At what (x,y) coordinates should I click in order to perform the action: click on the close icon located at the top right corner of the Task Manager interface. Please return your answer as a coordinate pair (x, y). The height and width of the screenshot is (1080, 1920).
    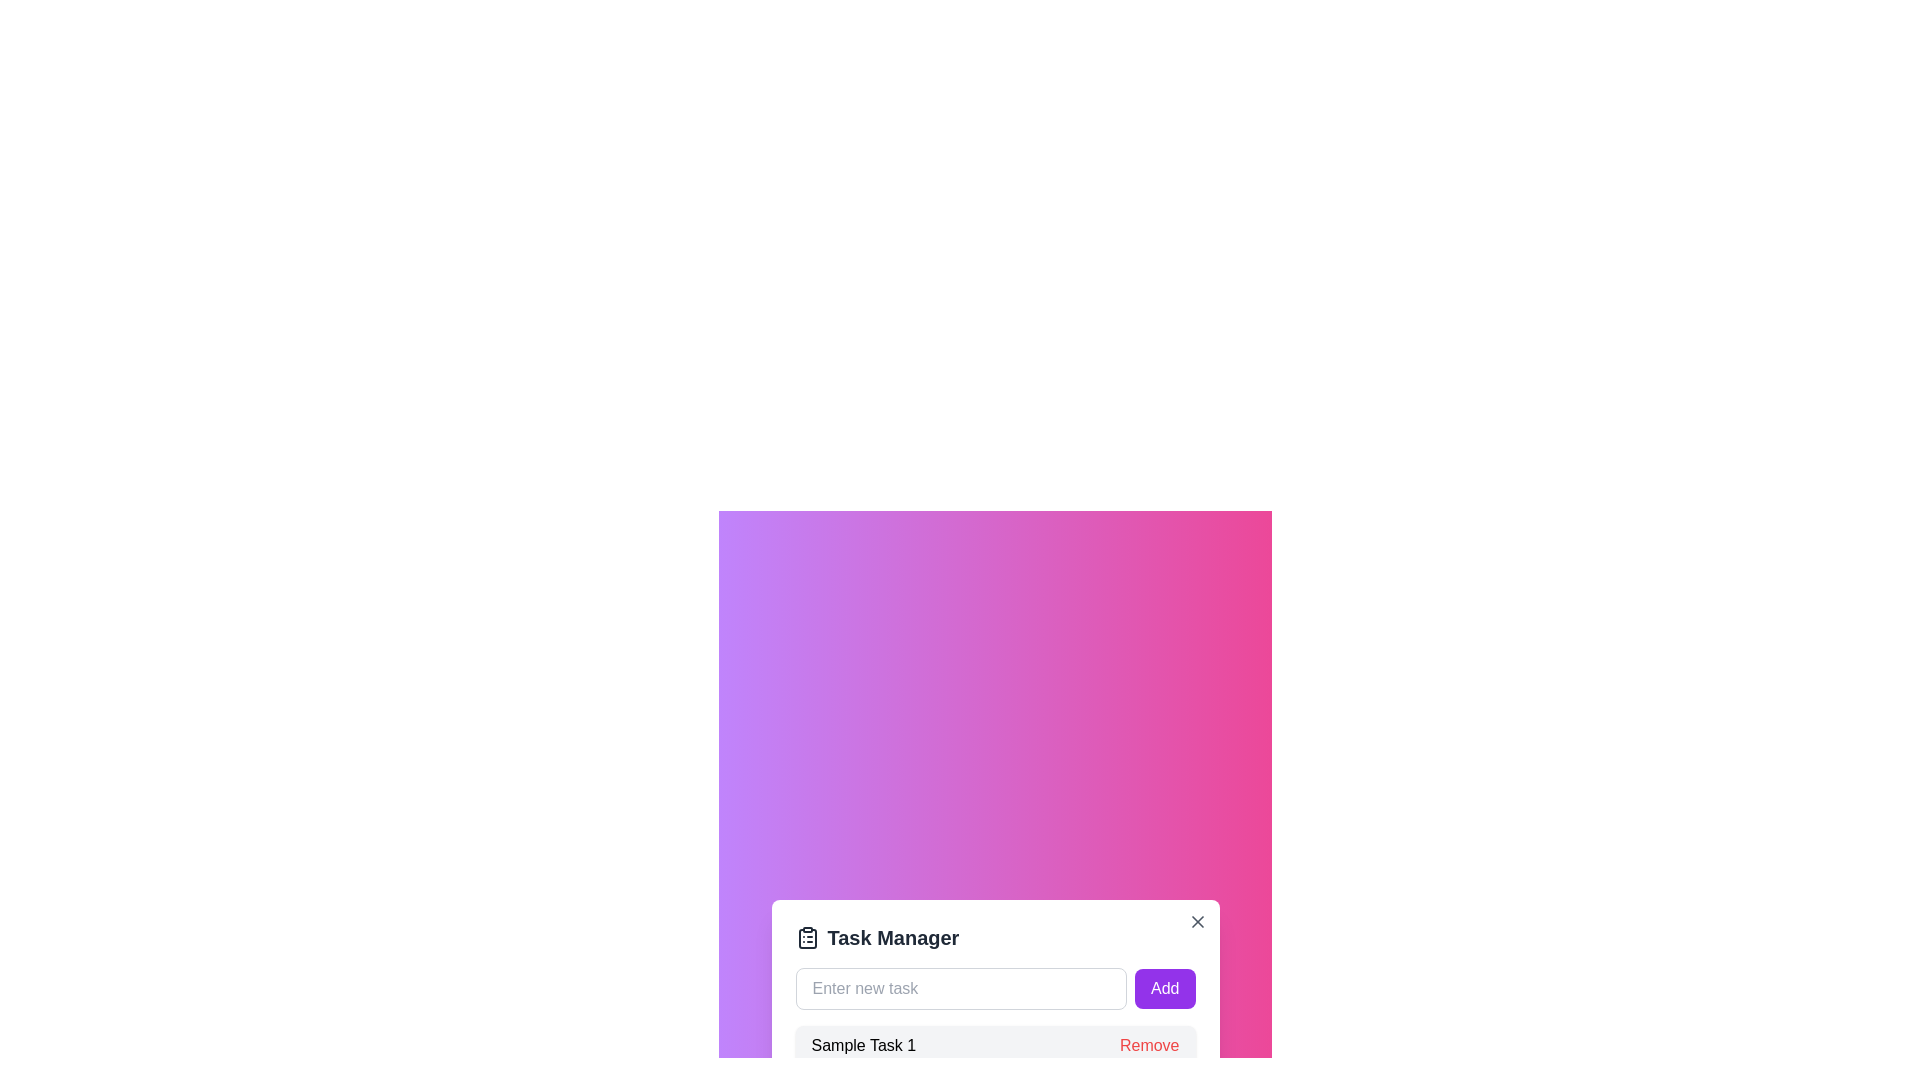
    Looking at the image, I should click on (1197, 921).